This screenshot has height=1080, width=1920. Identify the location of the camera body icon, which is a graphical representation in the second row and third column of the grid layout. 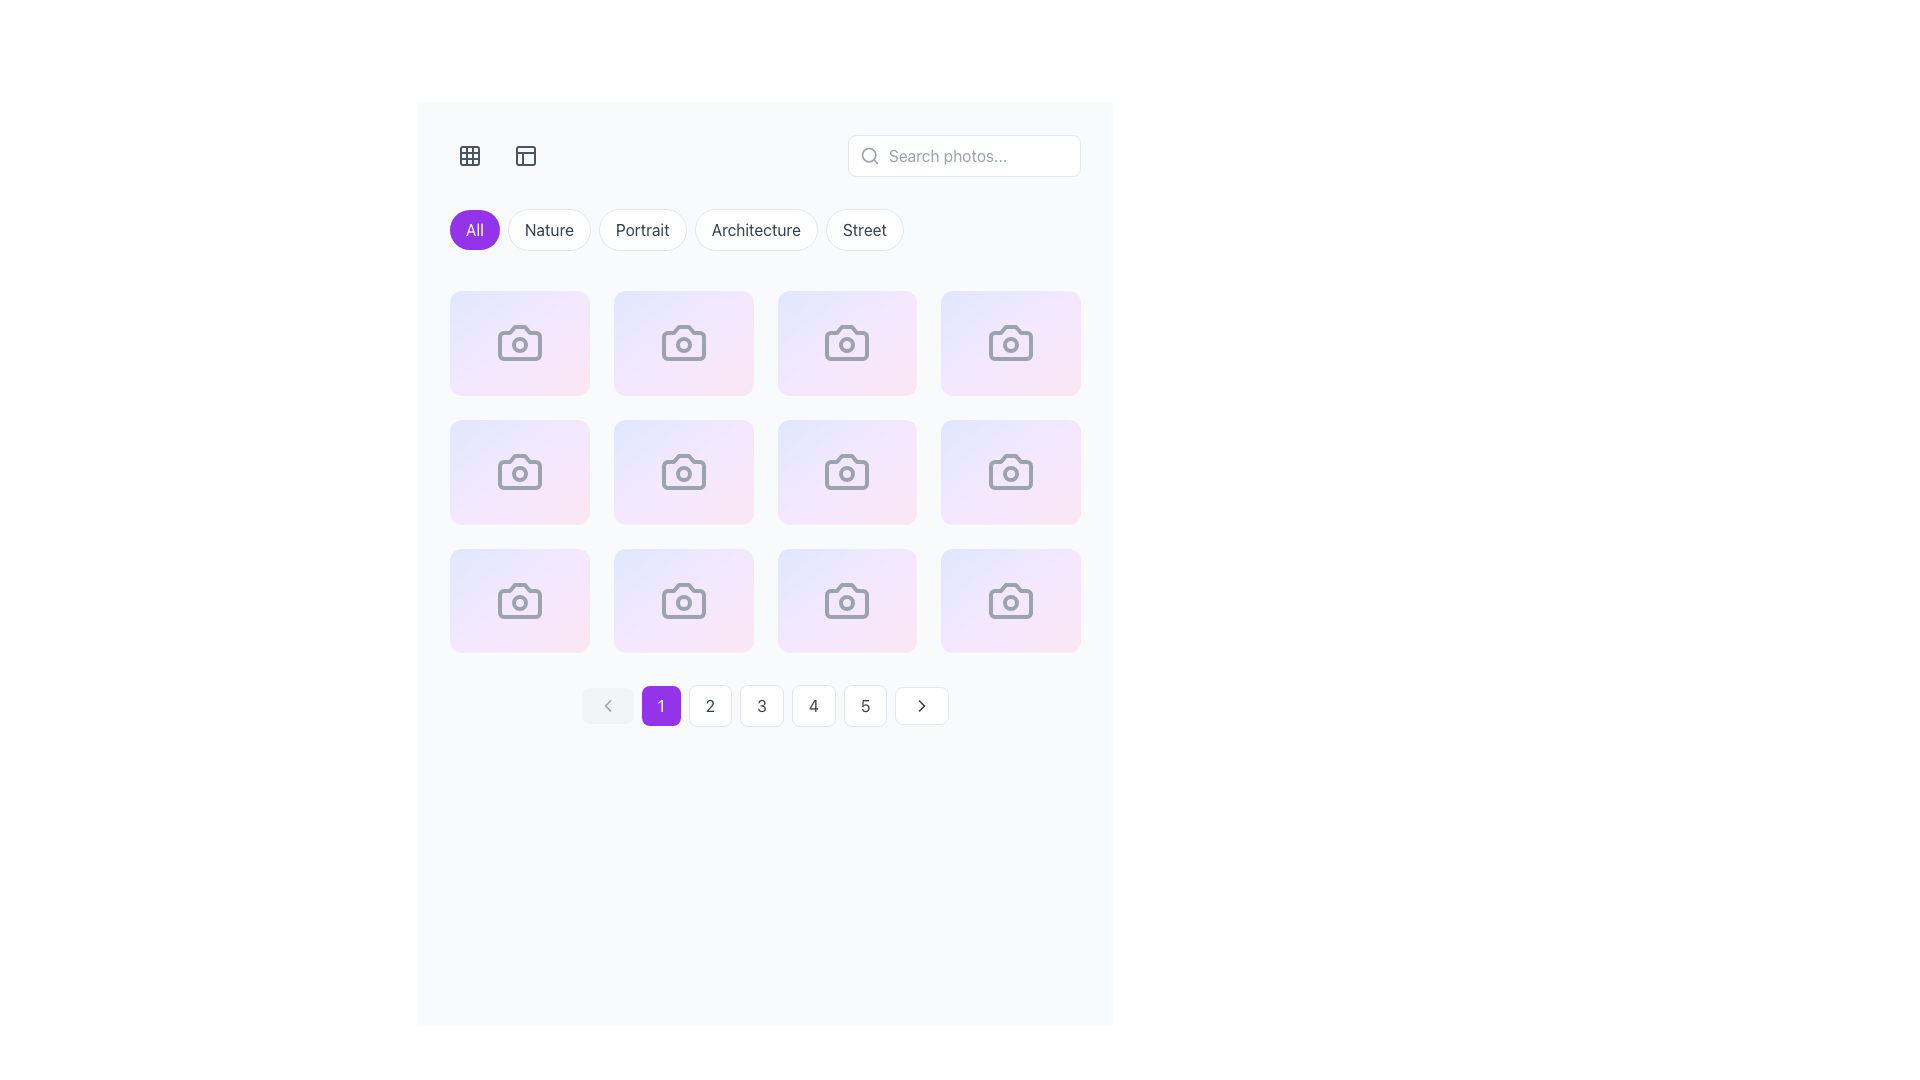
(683, 472).